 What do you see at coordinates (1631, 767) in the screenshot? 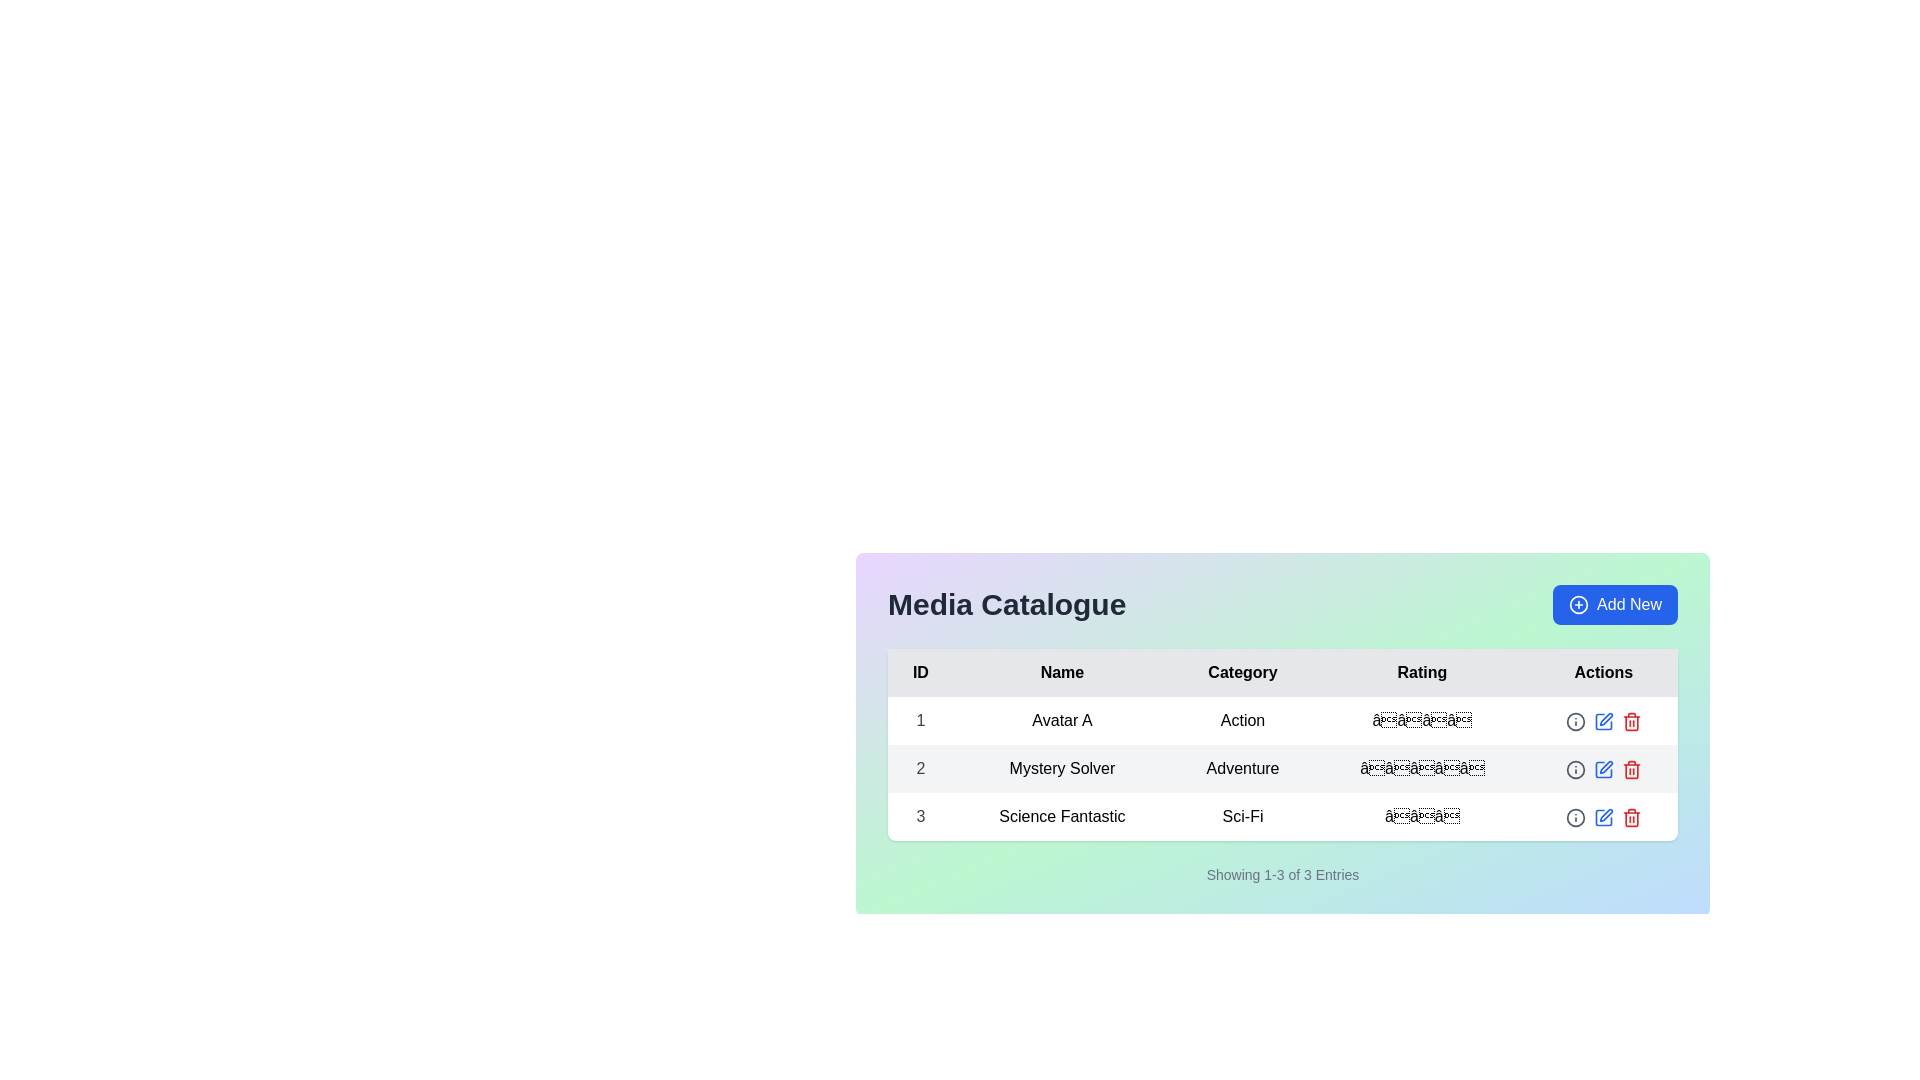
I see `the delete button located in the 'Actions' column of the second row in the table` at bounding box center [1631, 767].